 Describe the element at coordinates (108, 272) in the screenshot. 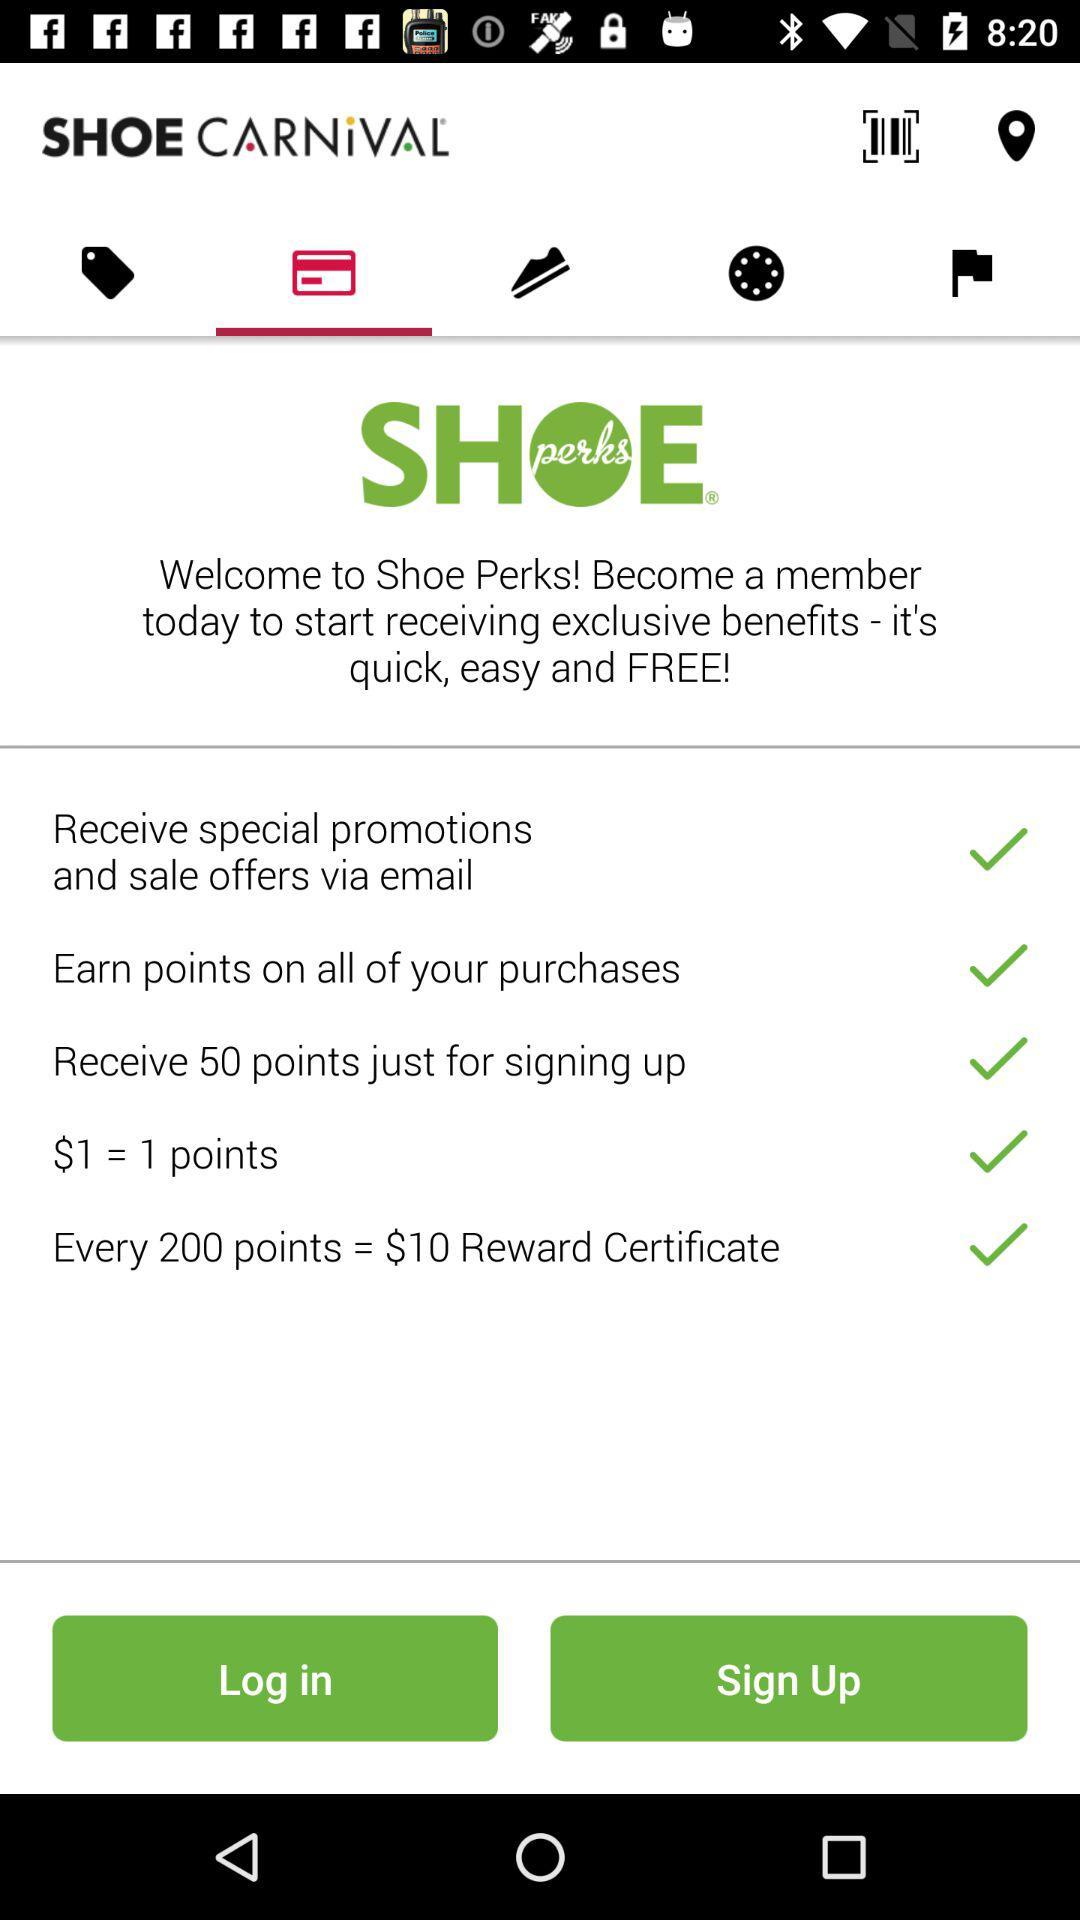

I see `tag icon` at that location.